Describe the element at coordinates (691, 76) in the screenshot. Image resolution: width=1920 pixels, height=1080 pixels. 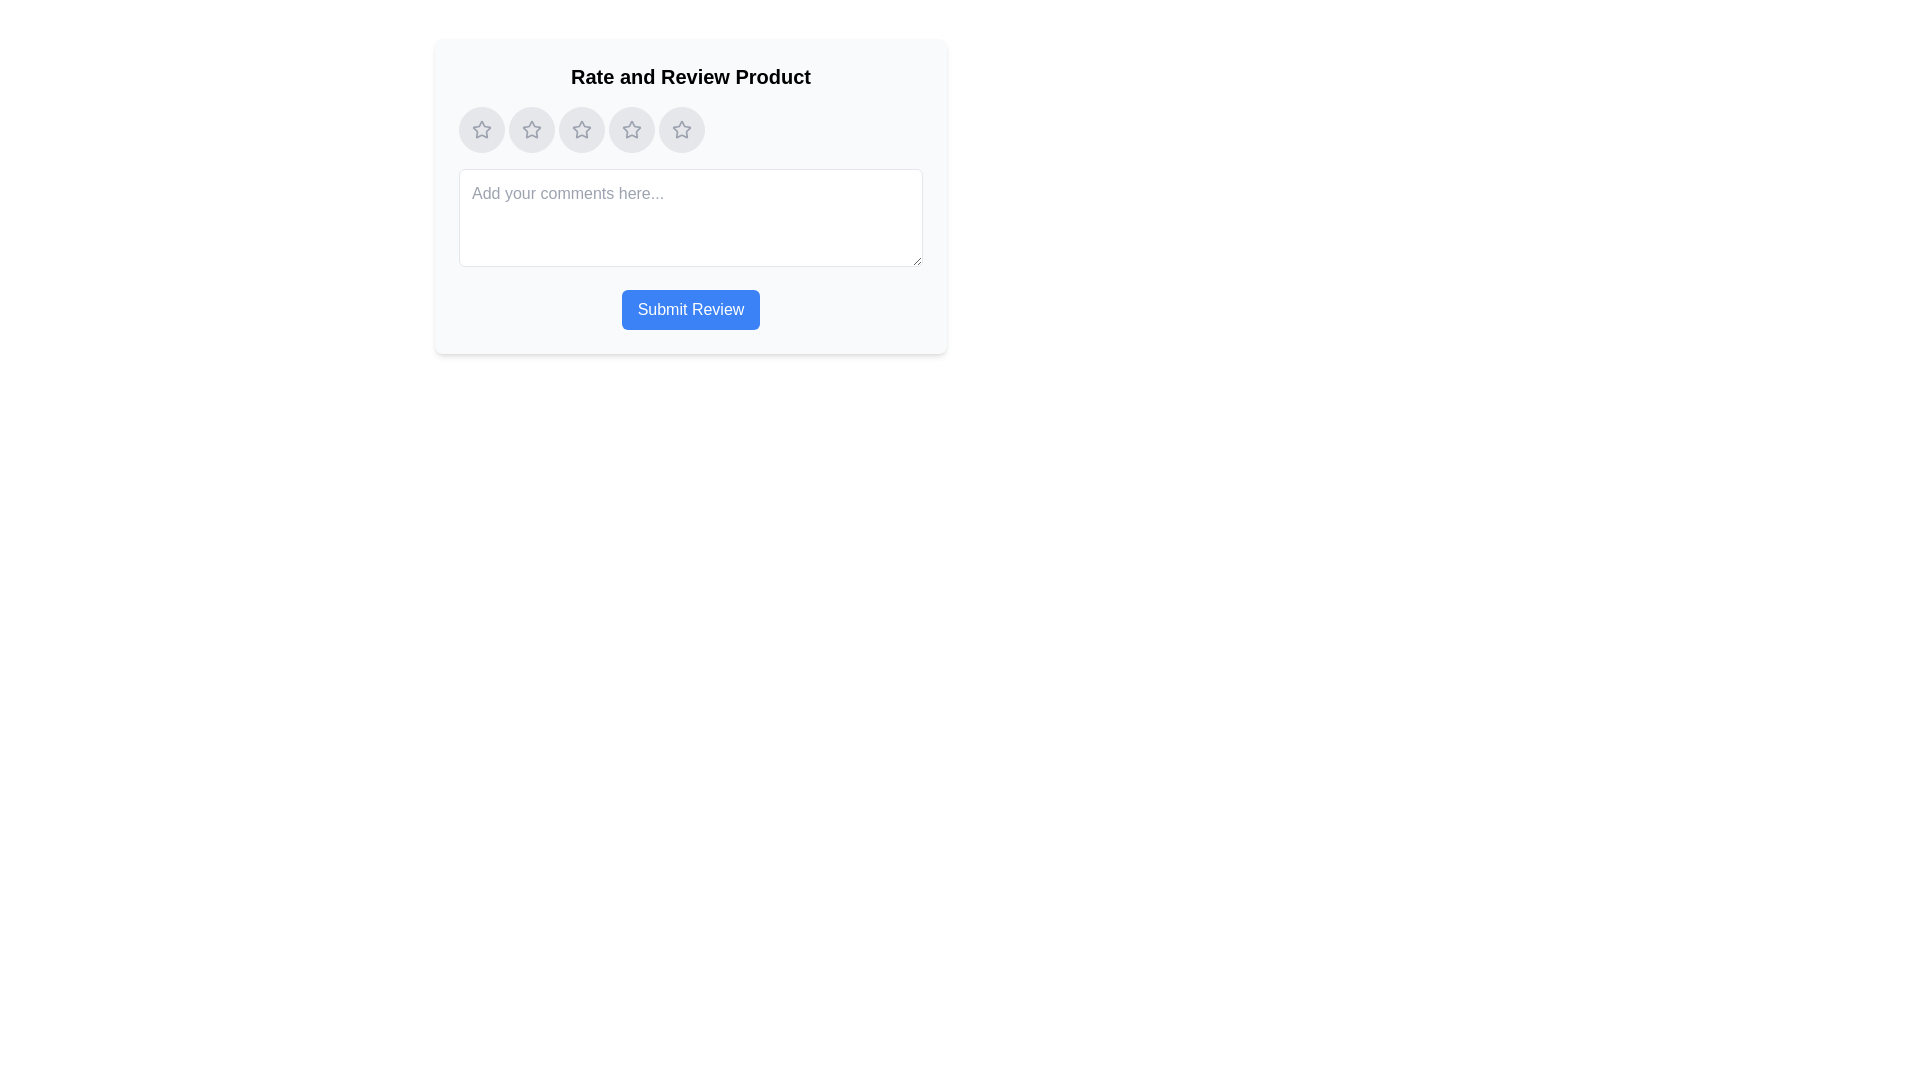
I see `the Textual Header that provides context and instruction for the section below, which enables the user to rate and review a product` at that location.